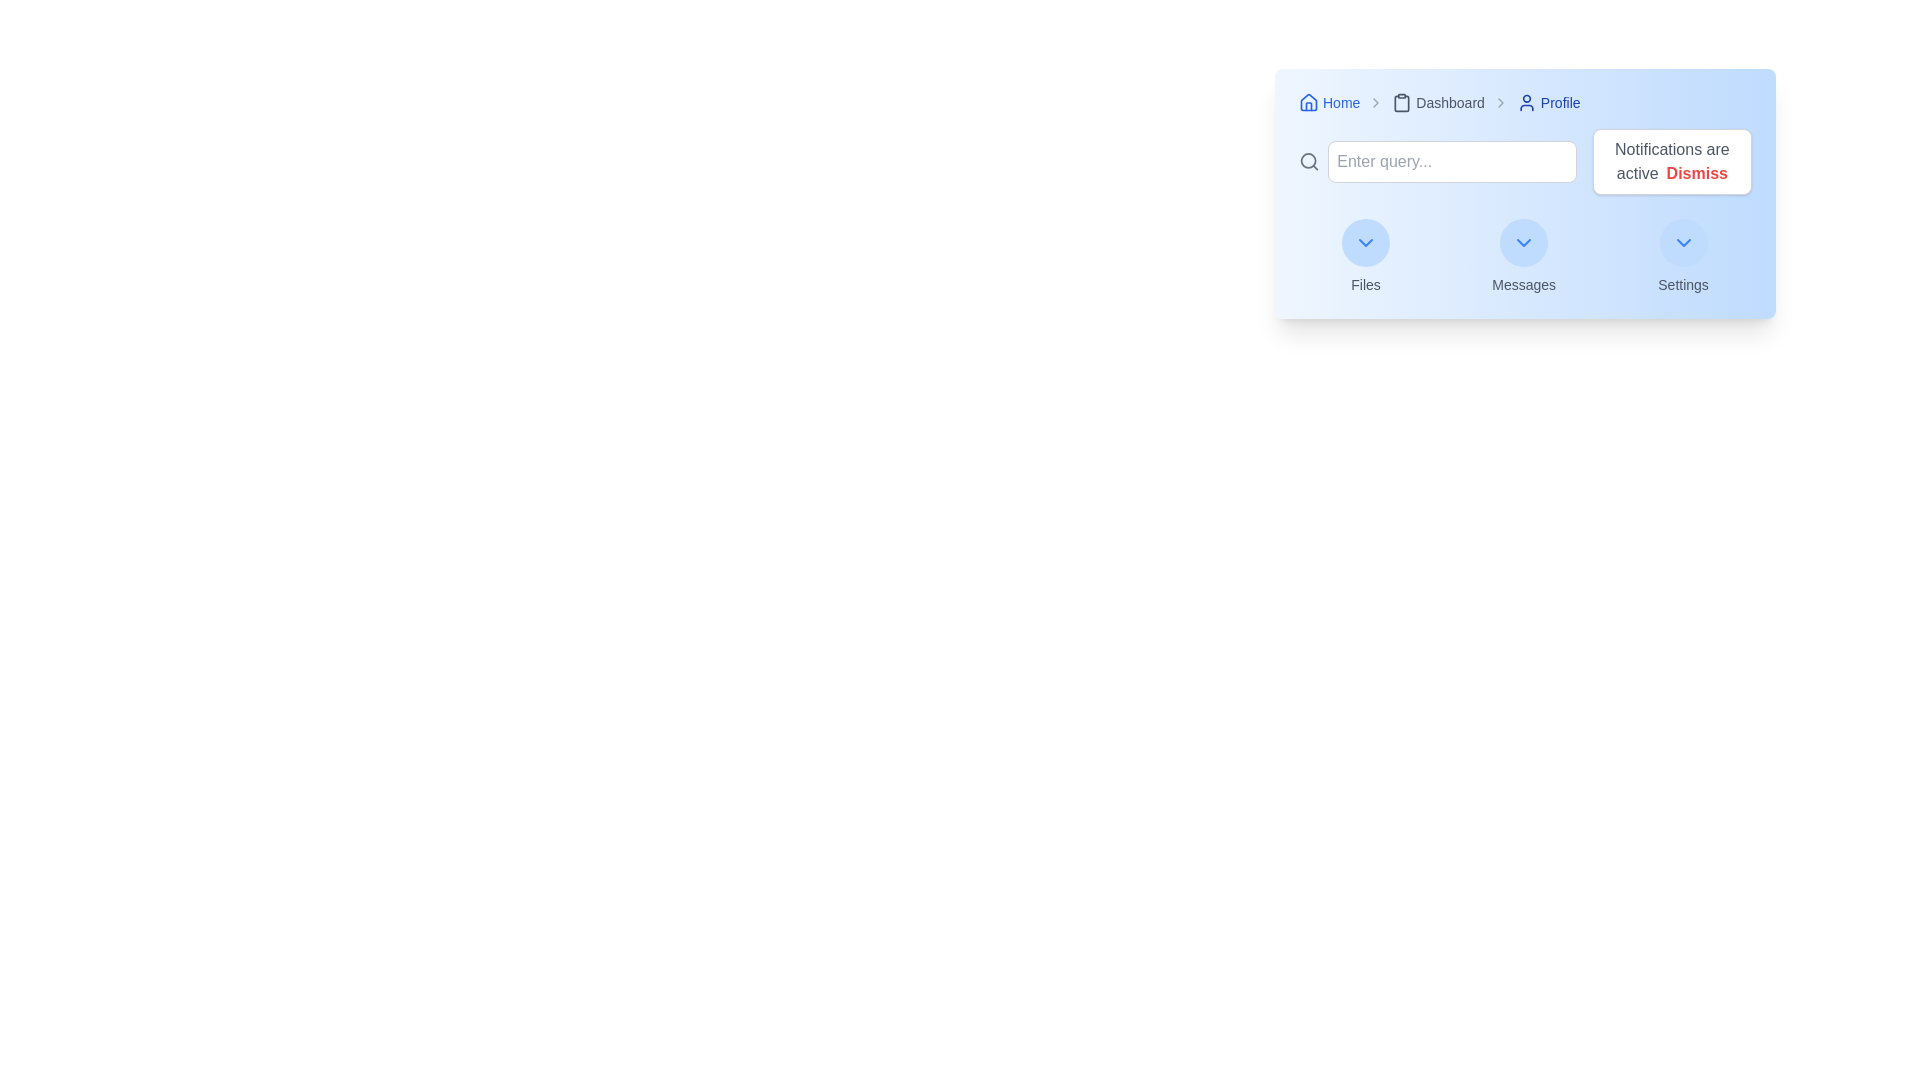  Describe the element at coordinates (1672, 161) in the screenshot. I see `the 'Dismiss' button in the notification box that states 'Notifications are active'` at that location.